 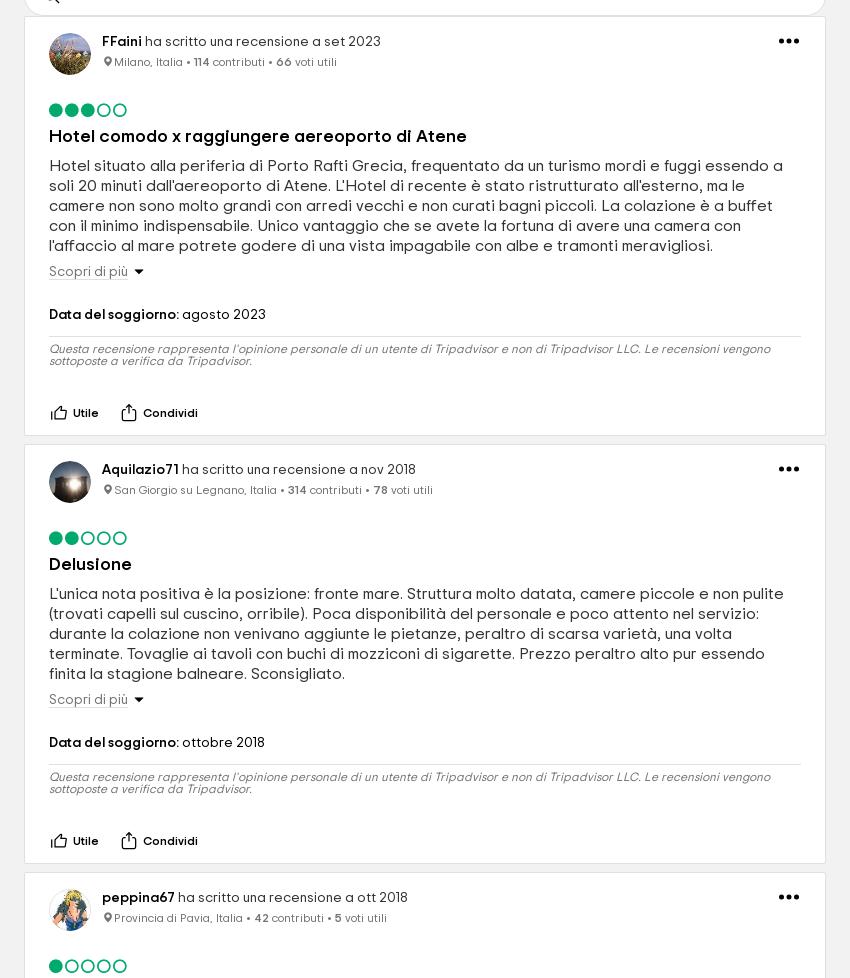 What do you see at coordinates (89, 564) in the screenshot?
I see `'Delusione'` at bounding box center [89, 564].